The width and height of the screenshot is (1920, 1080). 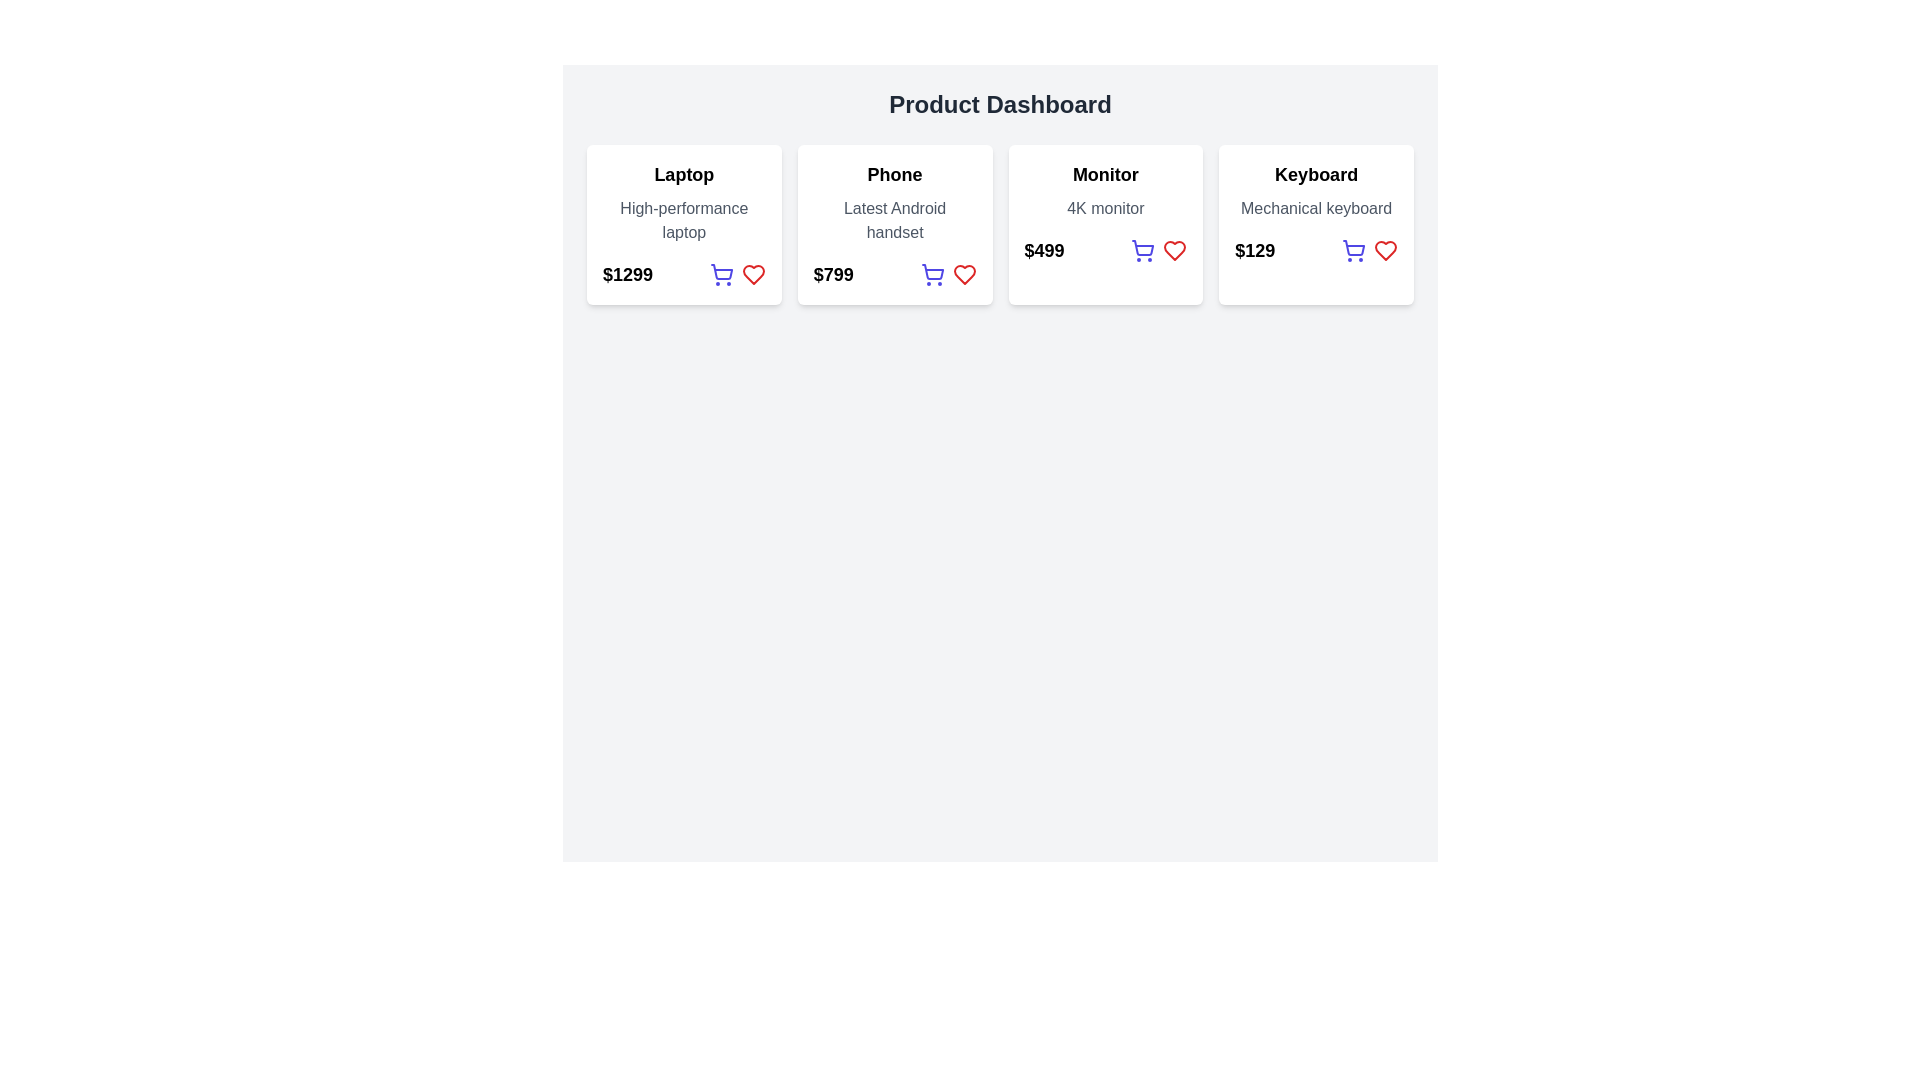 What do you see at coordinates (1254, 249) in the screenshot?
I see `the price Text Label located in the bottom left section of the fourth card labeled 'Keyboard' in the Product Dashboard interface, which is situated above the shopping cart and heart-shaped icons` at bounding box center [1254, 249].